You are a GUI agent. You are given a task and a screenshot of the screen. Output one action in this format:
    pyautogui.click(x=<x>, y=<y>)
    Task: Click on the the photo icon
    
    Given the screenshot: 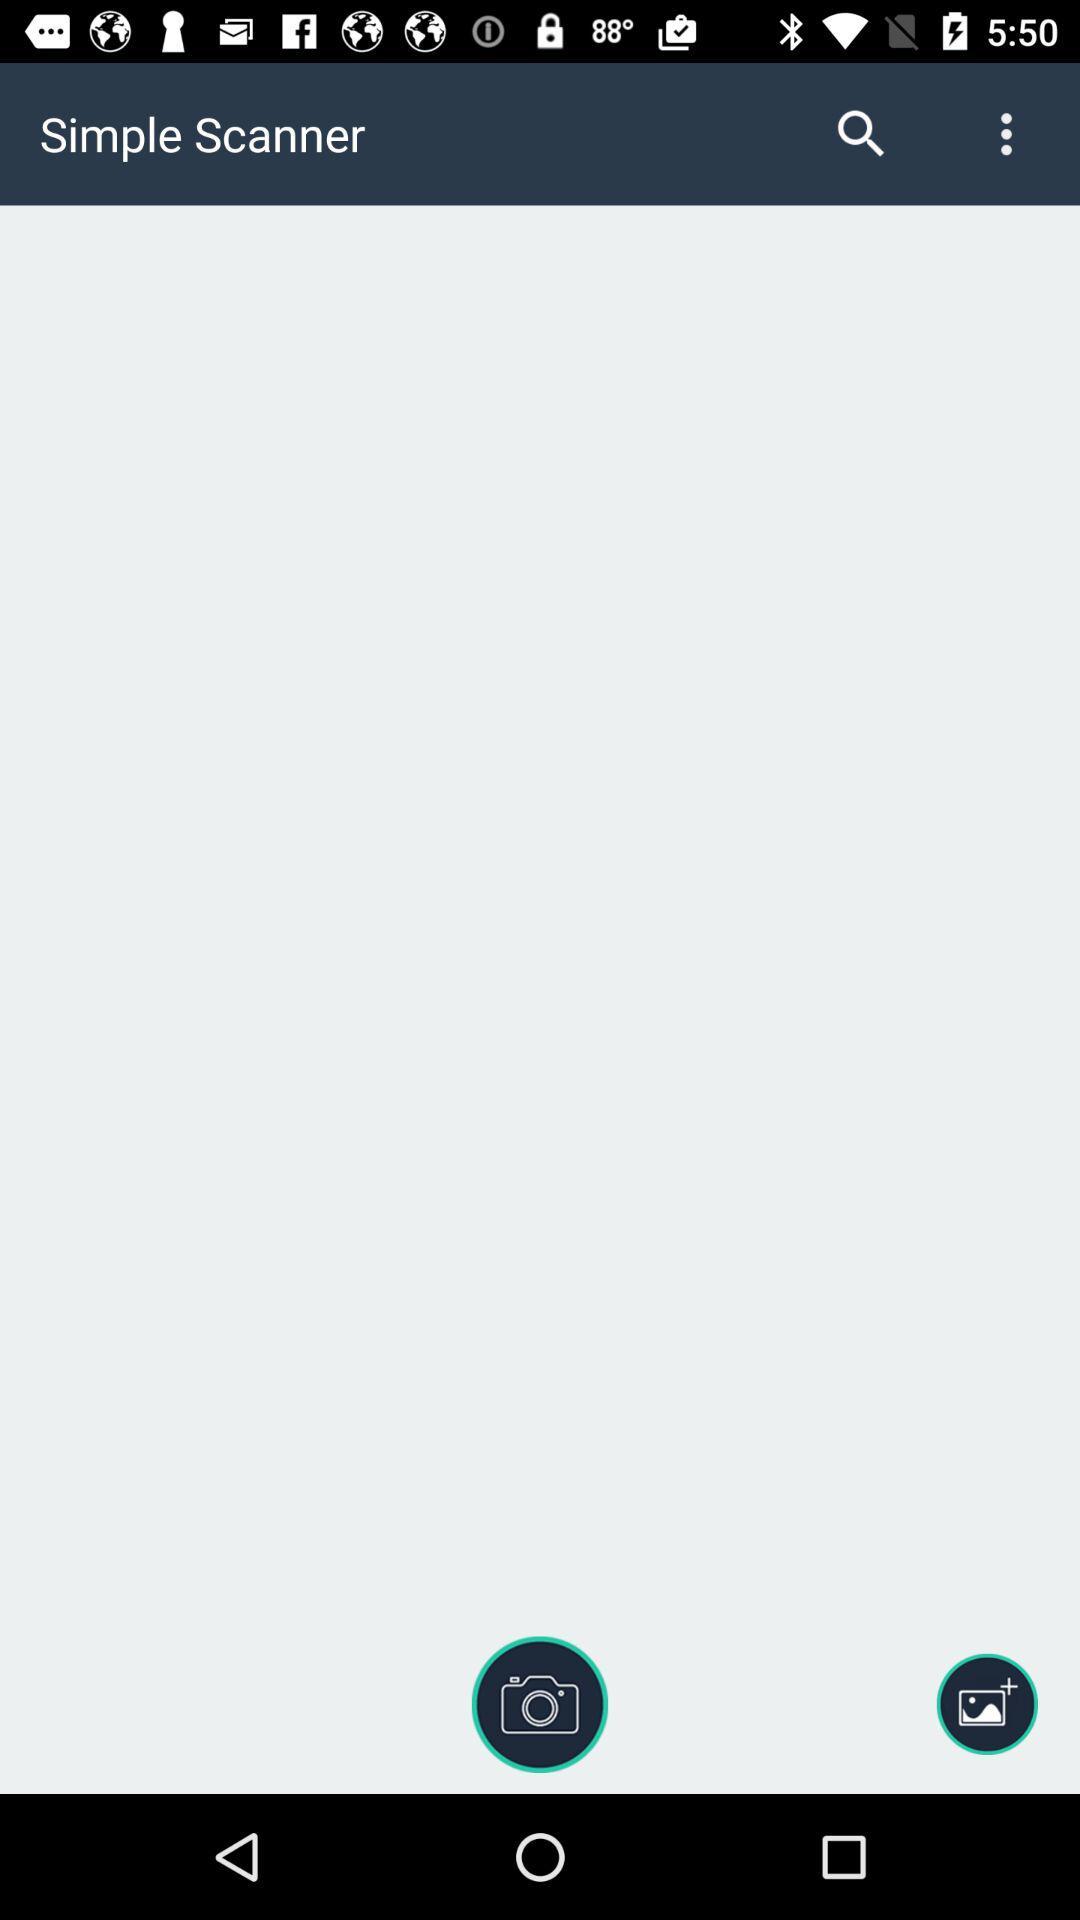 What is the action you would take?
    pyautogui.click(x=540, y=1703)
    